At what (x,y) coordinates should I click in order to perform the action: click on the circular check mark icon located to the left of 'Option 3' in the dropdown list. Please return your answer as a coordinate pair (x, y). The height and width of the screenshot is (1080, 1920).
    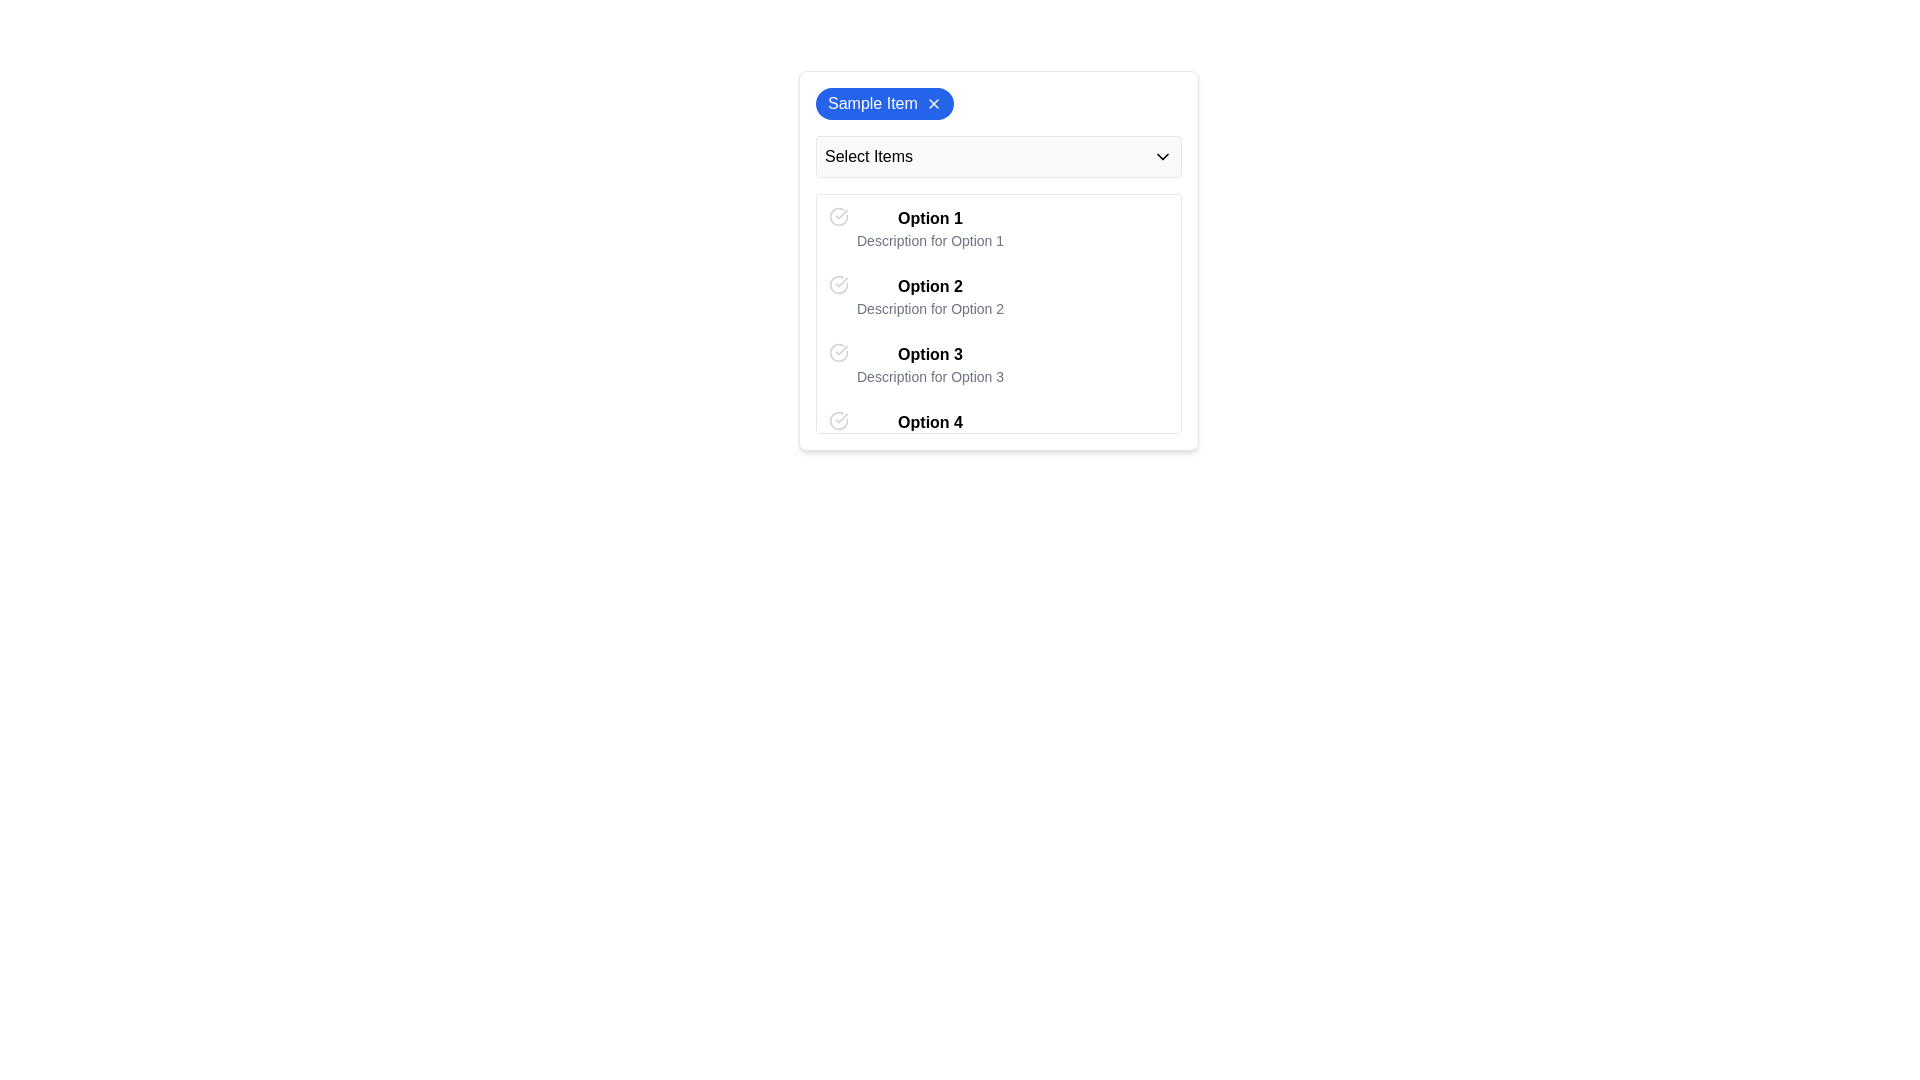
    Looking at the image, I should click on (839, 352).